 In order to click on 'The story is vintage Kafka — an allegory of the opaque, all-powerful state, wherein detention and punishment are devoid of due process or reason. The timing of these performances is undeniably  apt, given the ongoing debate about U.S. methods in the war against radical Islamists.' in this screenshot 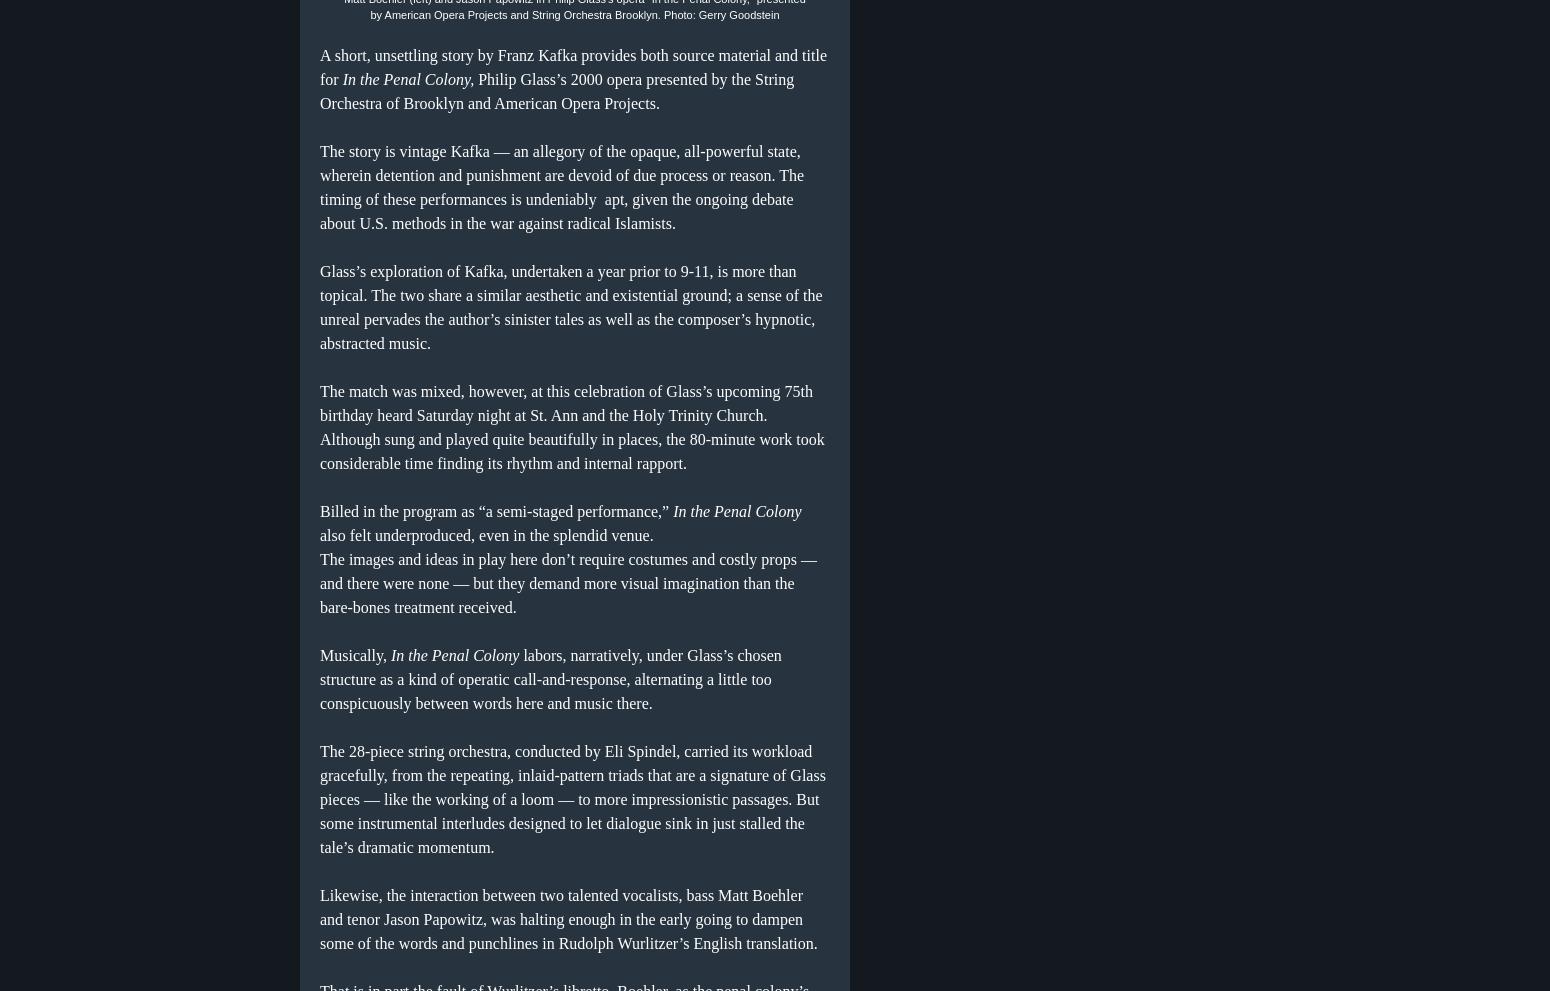, I will do `click(562, 185)`.